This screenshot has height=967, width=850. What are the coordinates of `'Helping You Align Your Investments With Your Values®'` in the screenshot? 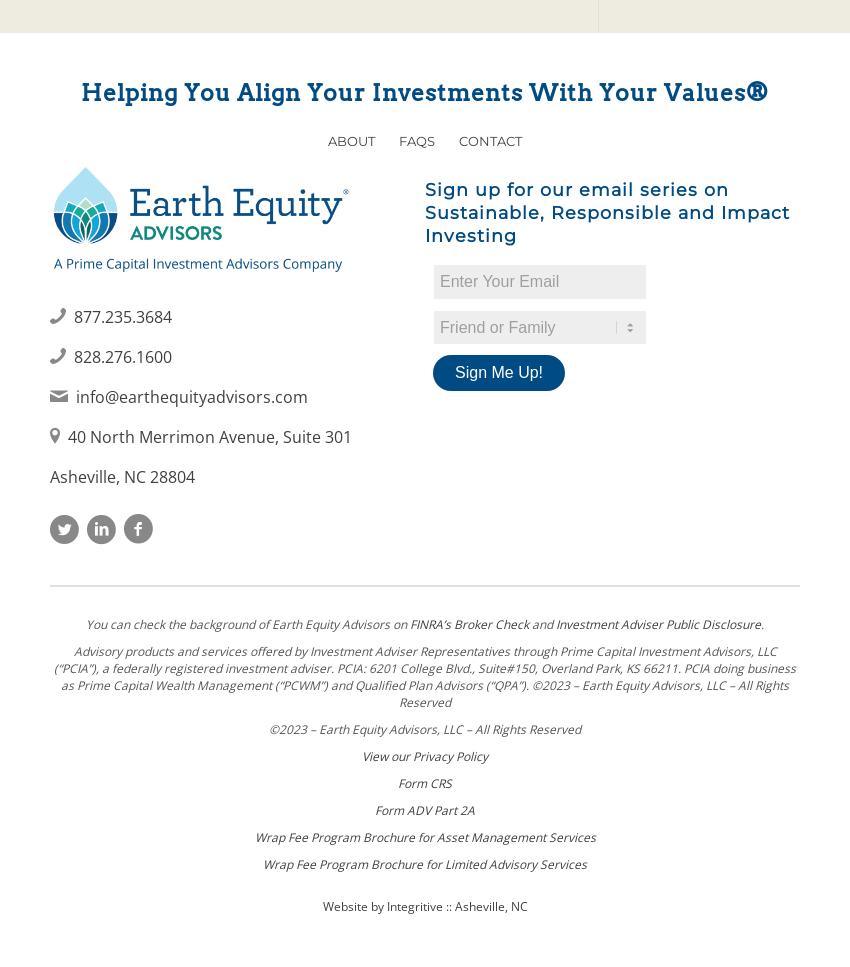 It's located at (81, 91).